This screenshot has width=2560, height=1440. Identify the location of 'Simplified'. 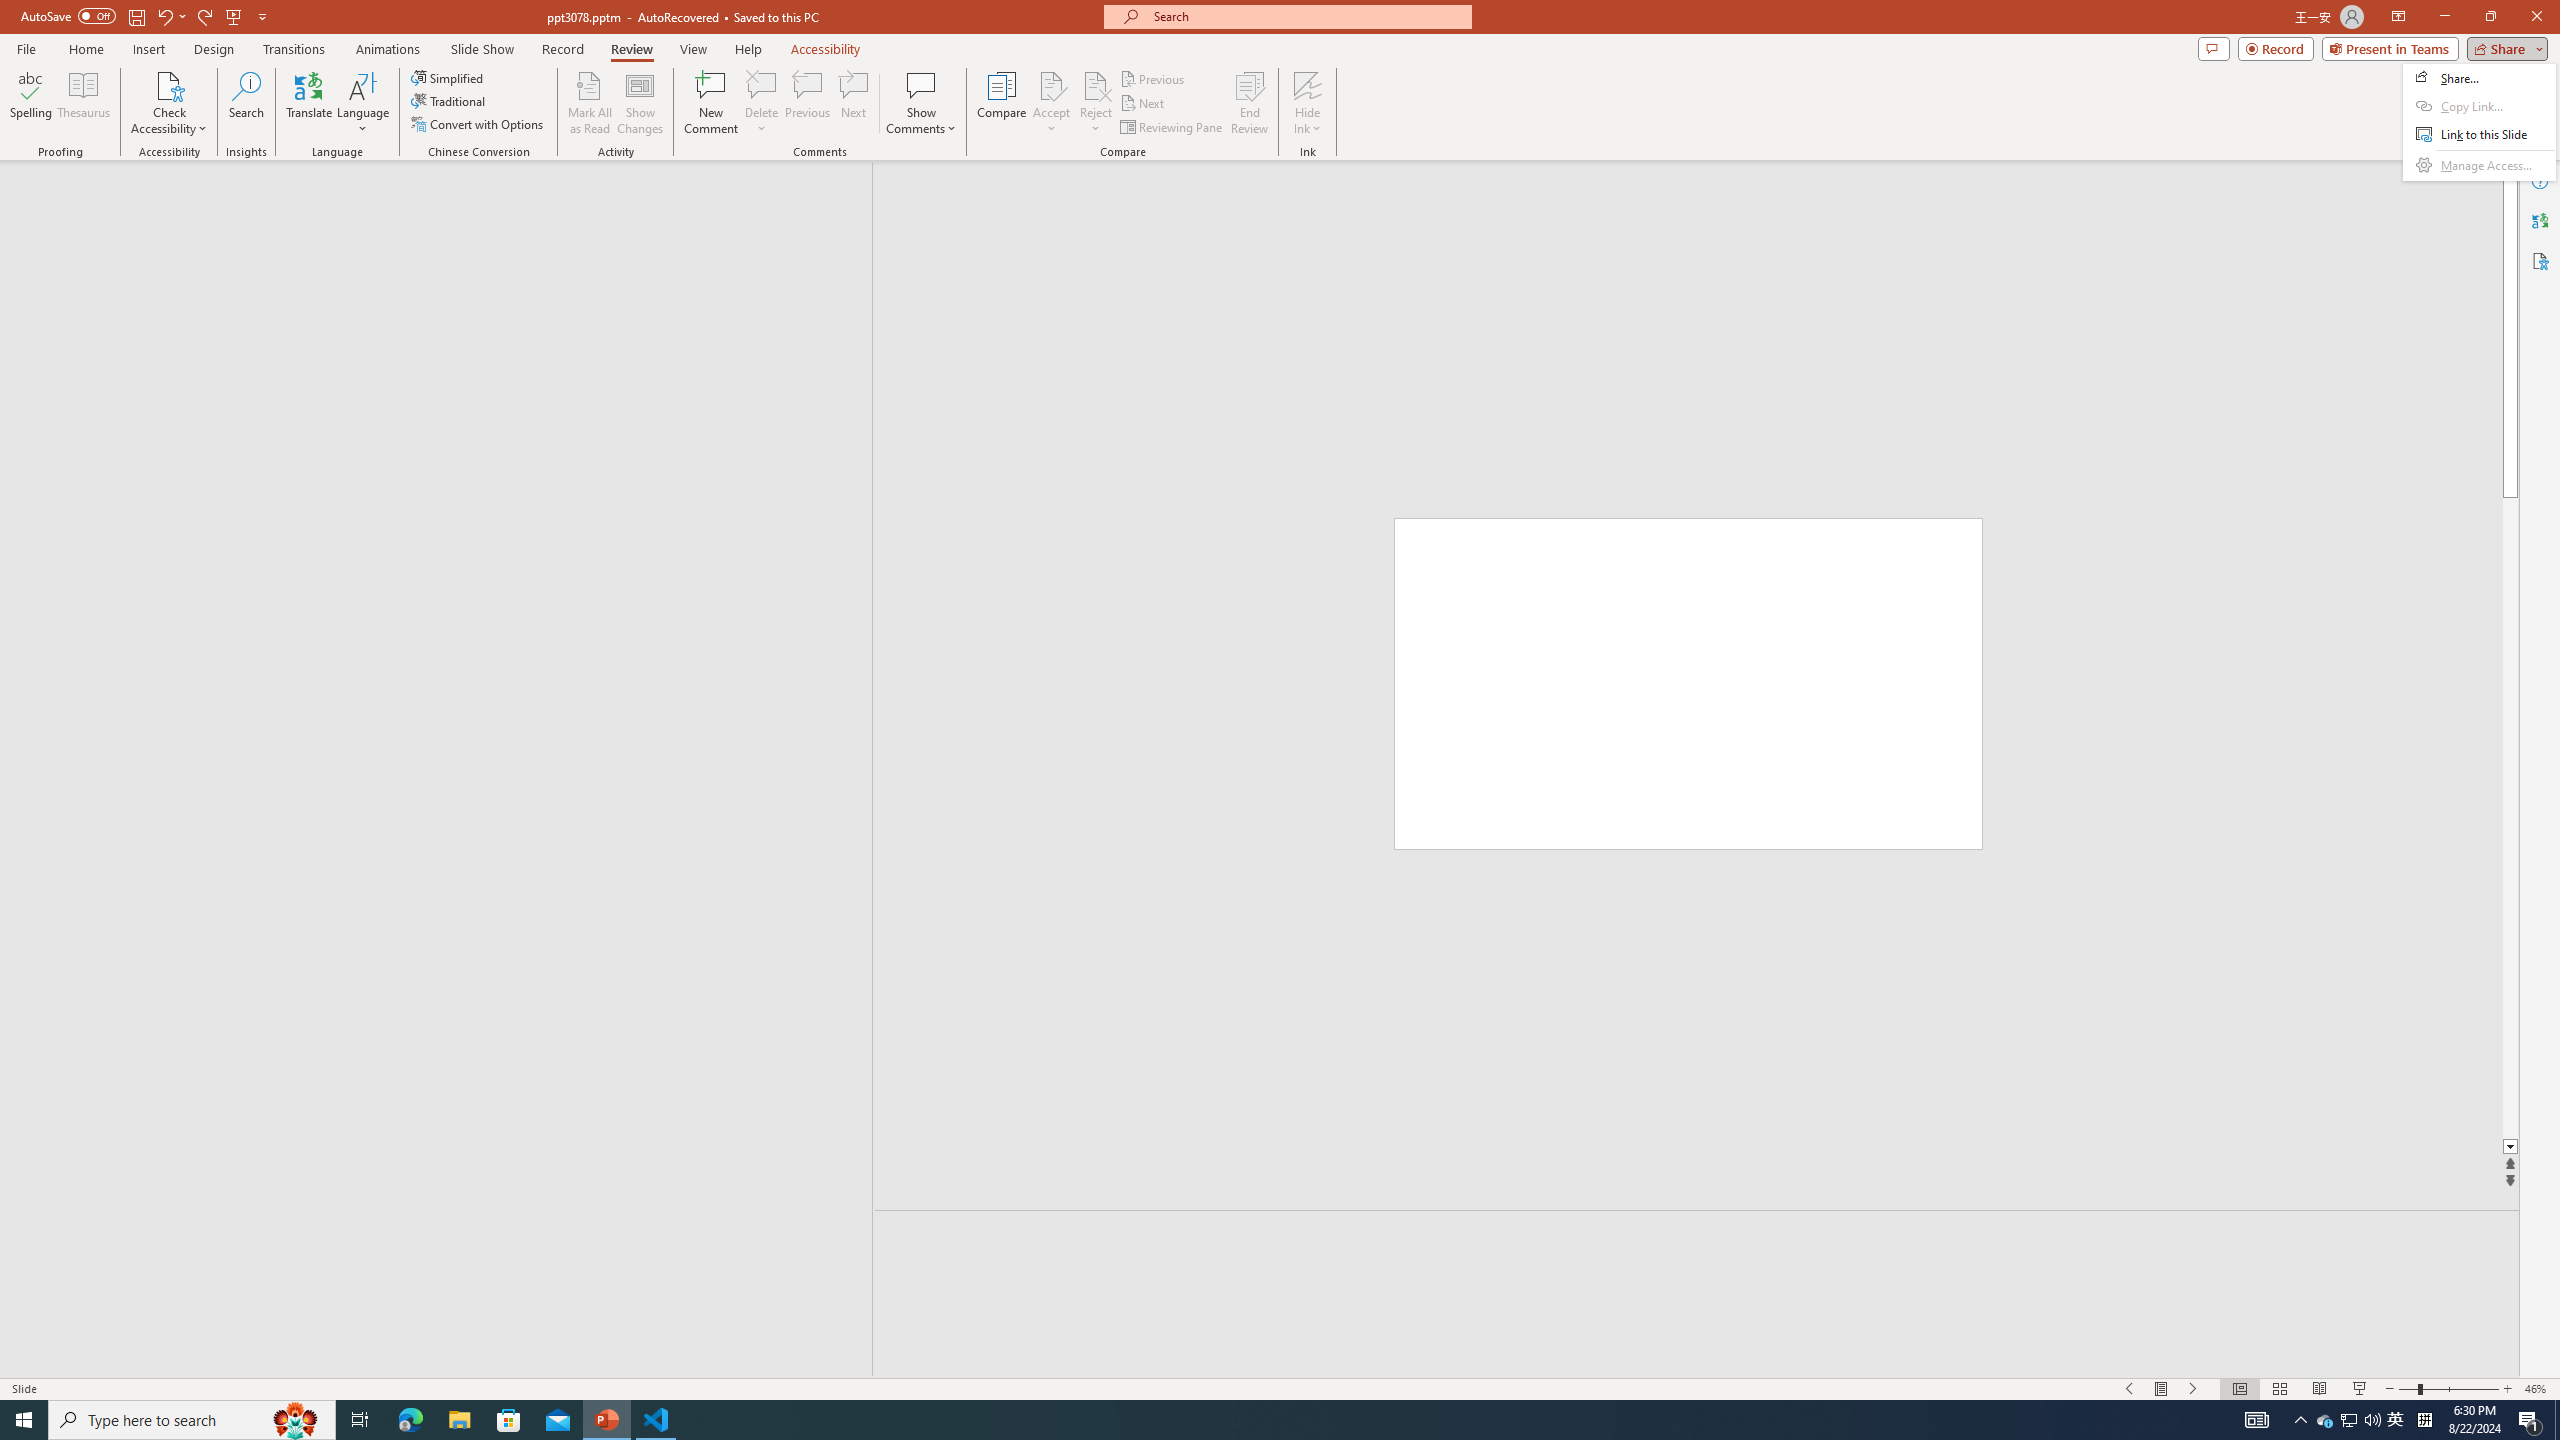
(448, 77).